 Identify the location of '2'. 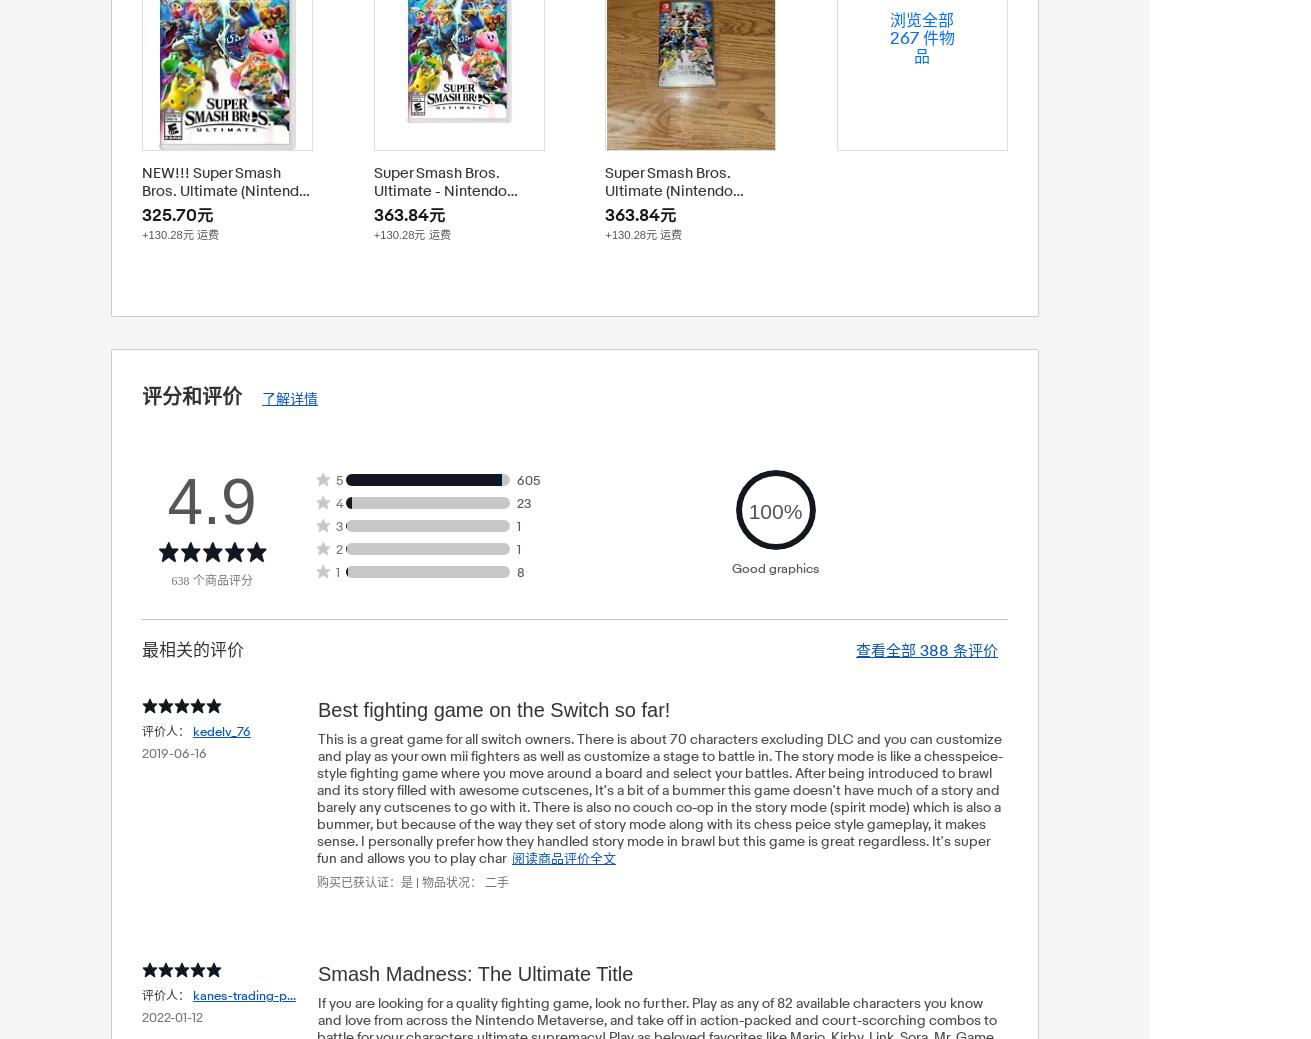
(339, 549).